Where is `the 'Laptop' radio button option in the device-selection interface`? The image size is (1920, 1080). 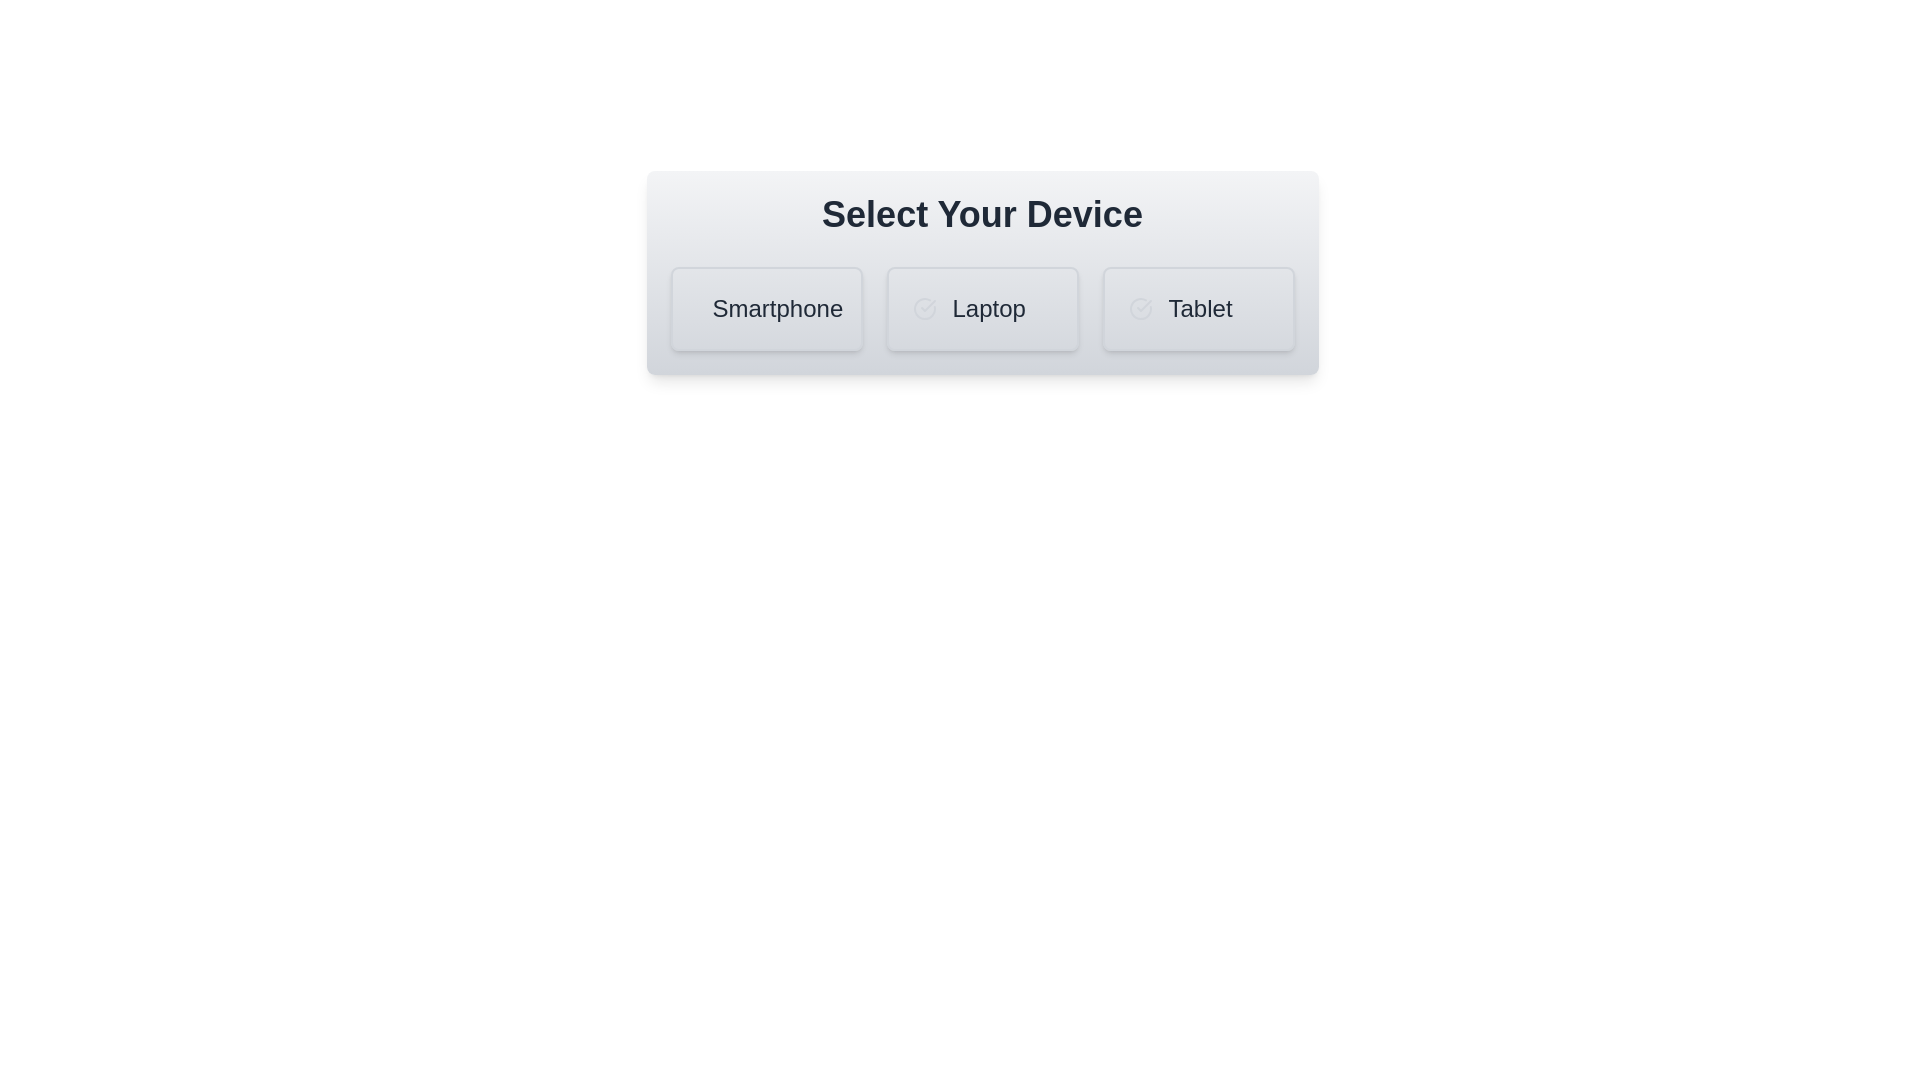 the 'Laptop' radio button option in the device-selection interface is located at coordinates (982, 308).